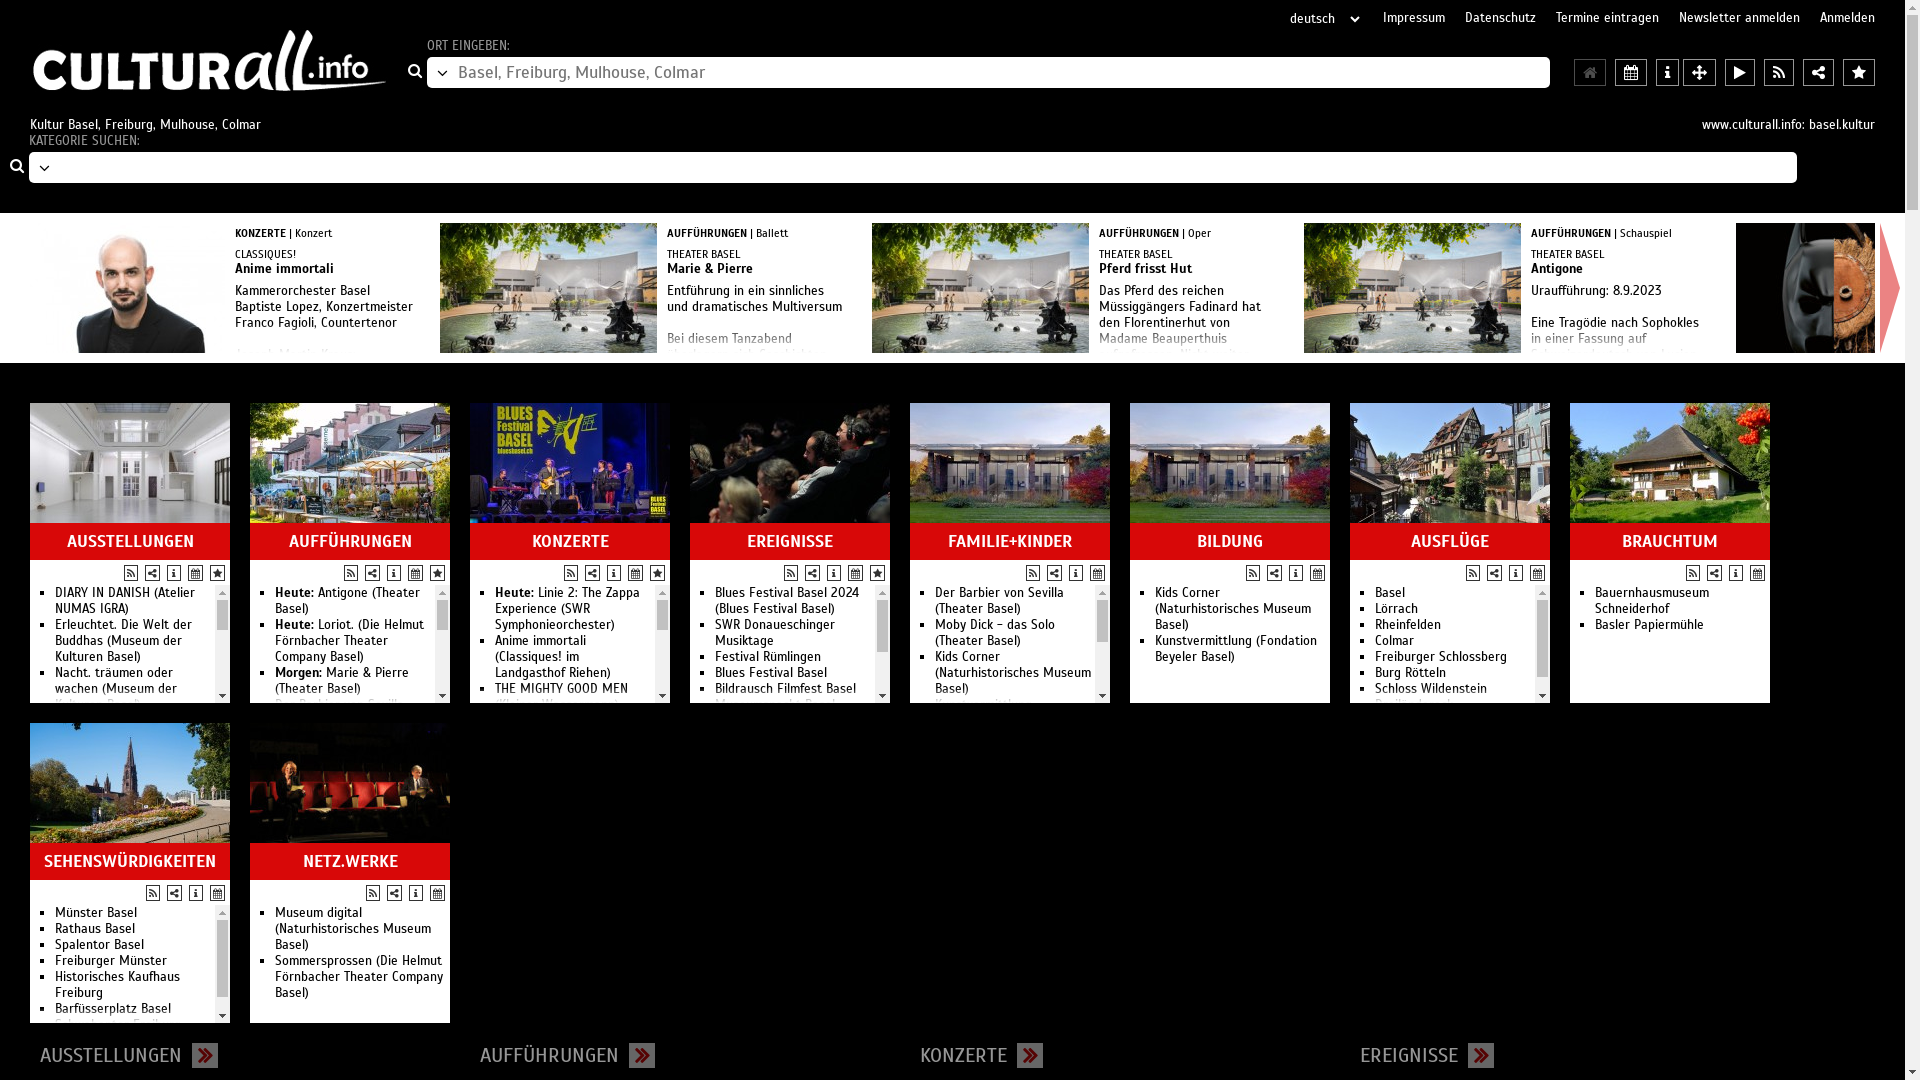 The width and height of the screenshot is (1920, 1080). Describe the element at coordinates (934, 632) in the screenshot. I see `'Moby Dick - das Solo (Theater Basel)'` at that location.